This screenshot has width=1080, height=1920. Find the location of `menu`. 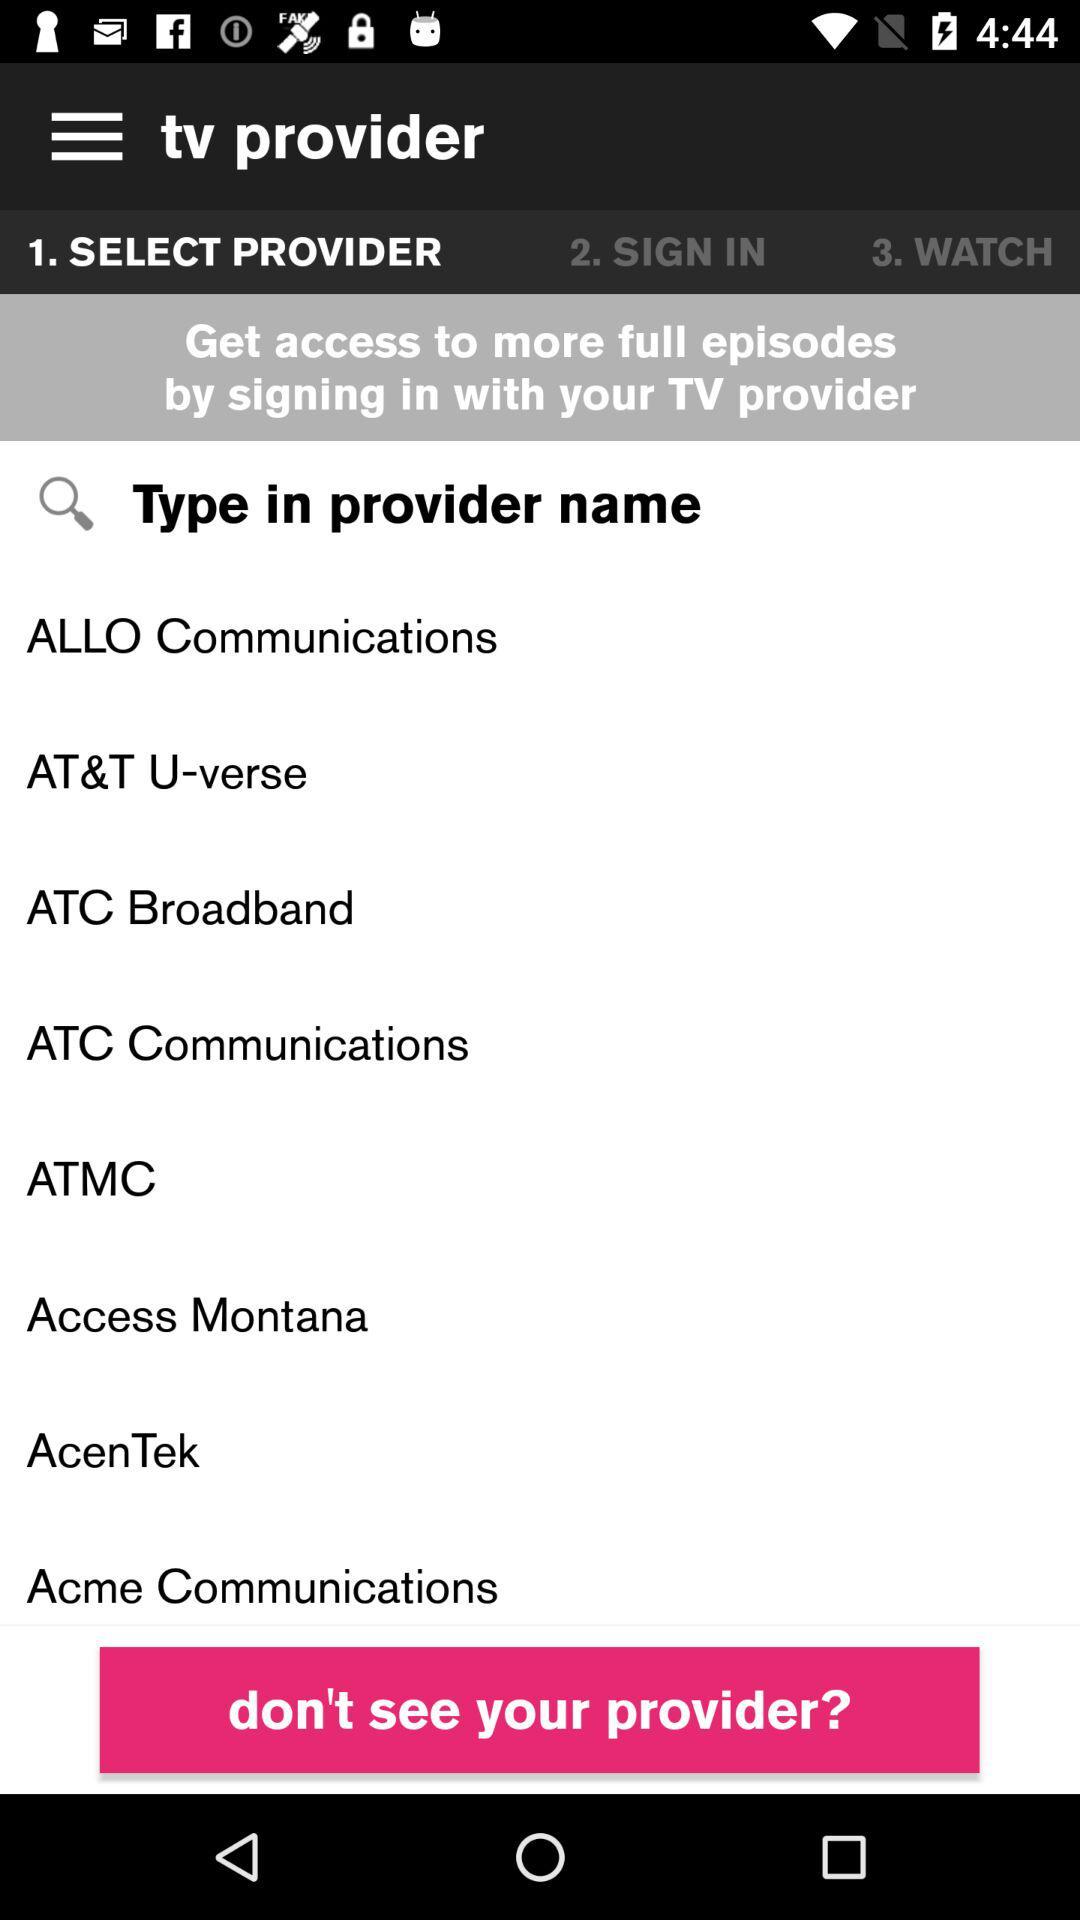

menu is located at coordinates (79, 135).